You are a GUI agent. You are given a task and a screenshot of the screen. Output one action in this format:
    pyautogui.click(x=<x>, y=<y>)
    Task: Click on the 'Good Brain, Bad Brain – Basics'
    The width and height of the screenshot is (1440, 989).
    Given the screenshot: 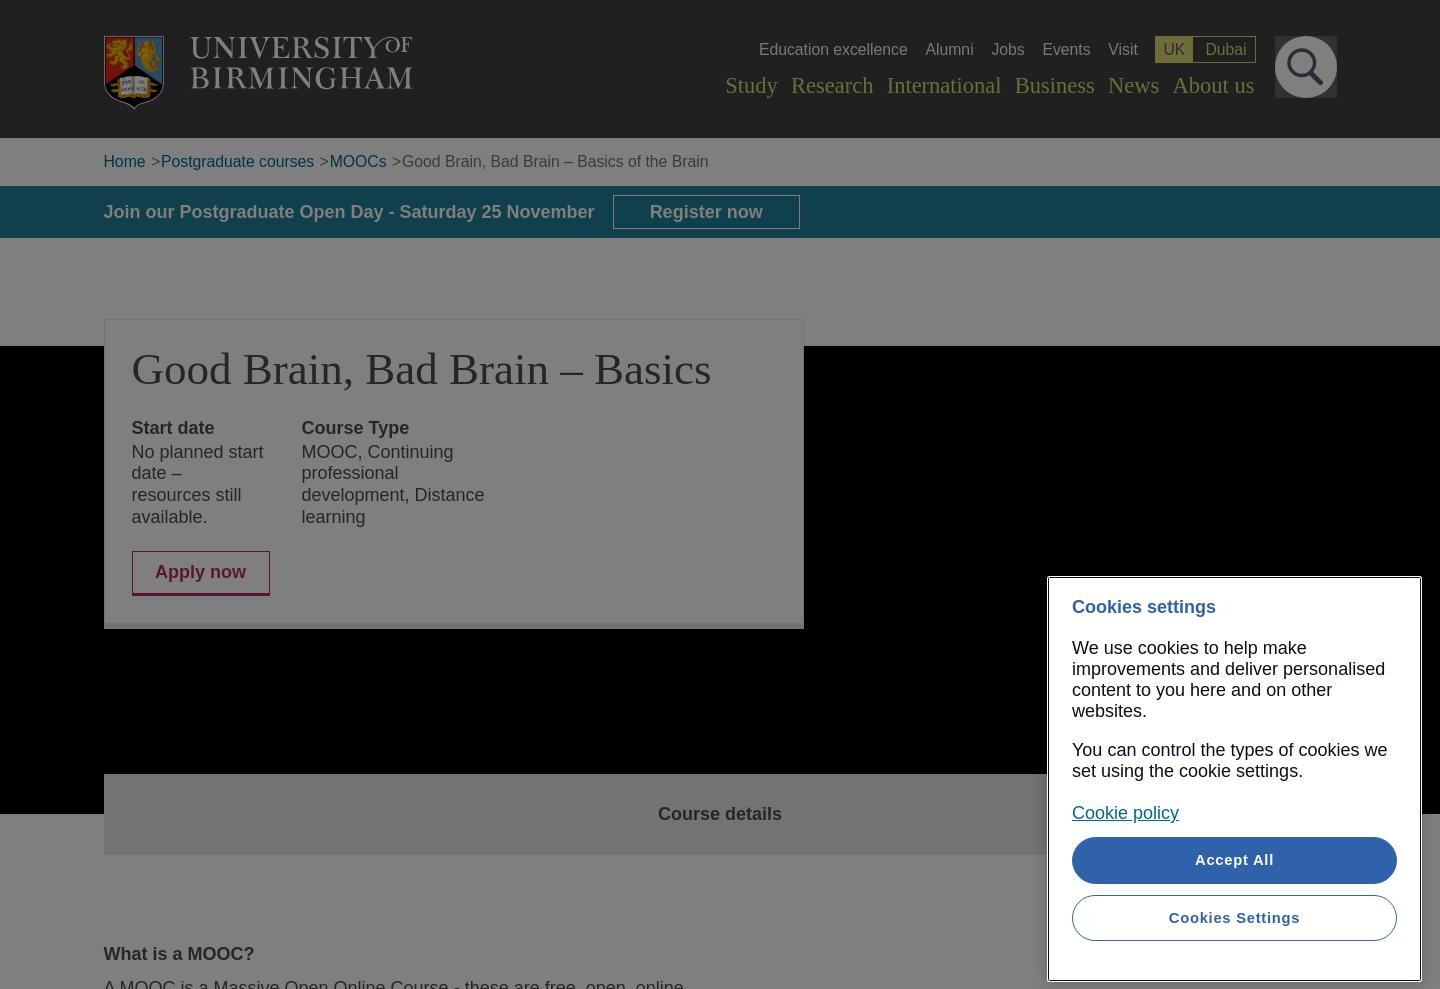 What is the action you would take?
    pyautogui.click(x=421, y=367)
    